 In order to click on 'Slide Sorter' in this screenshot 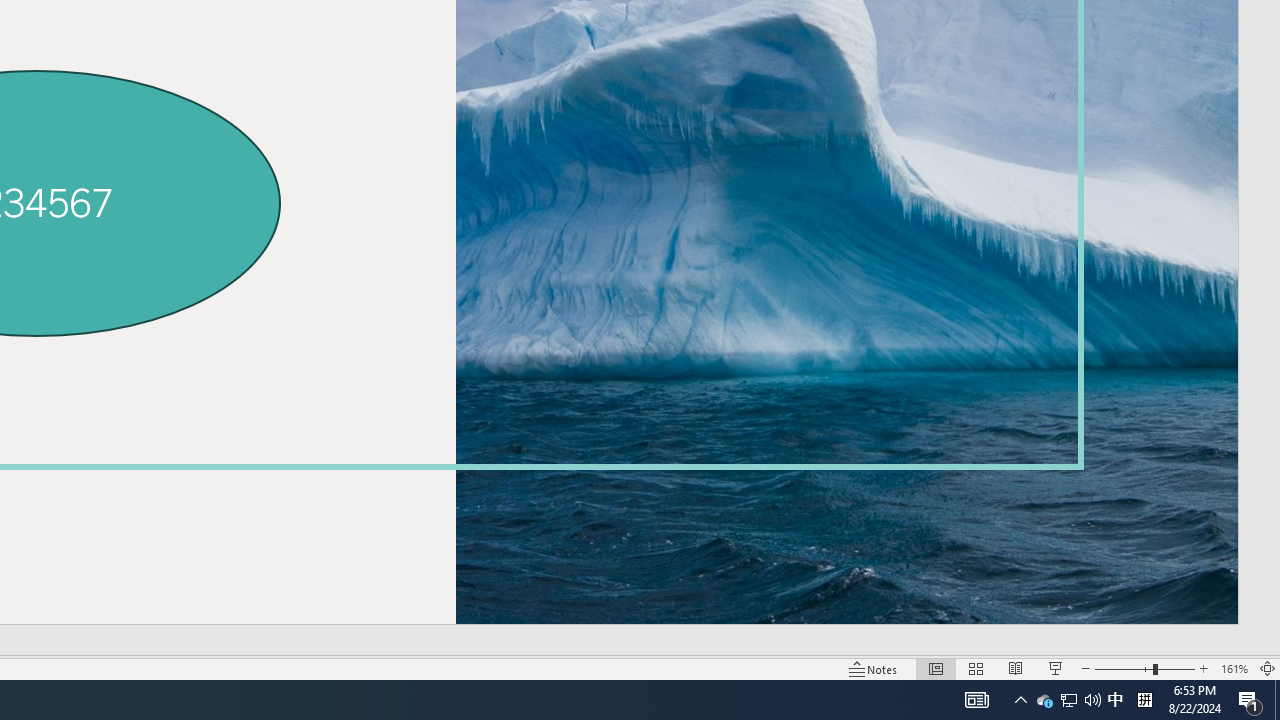, I will do `click(976, 669)`.